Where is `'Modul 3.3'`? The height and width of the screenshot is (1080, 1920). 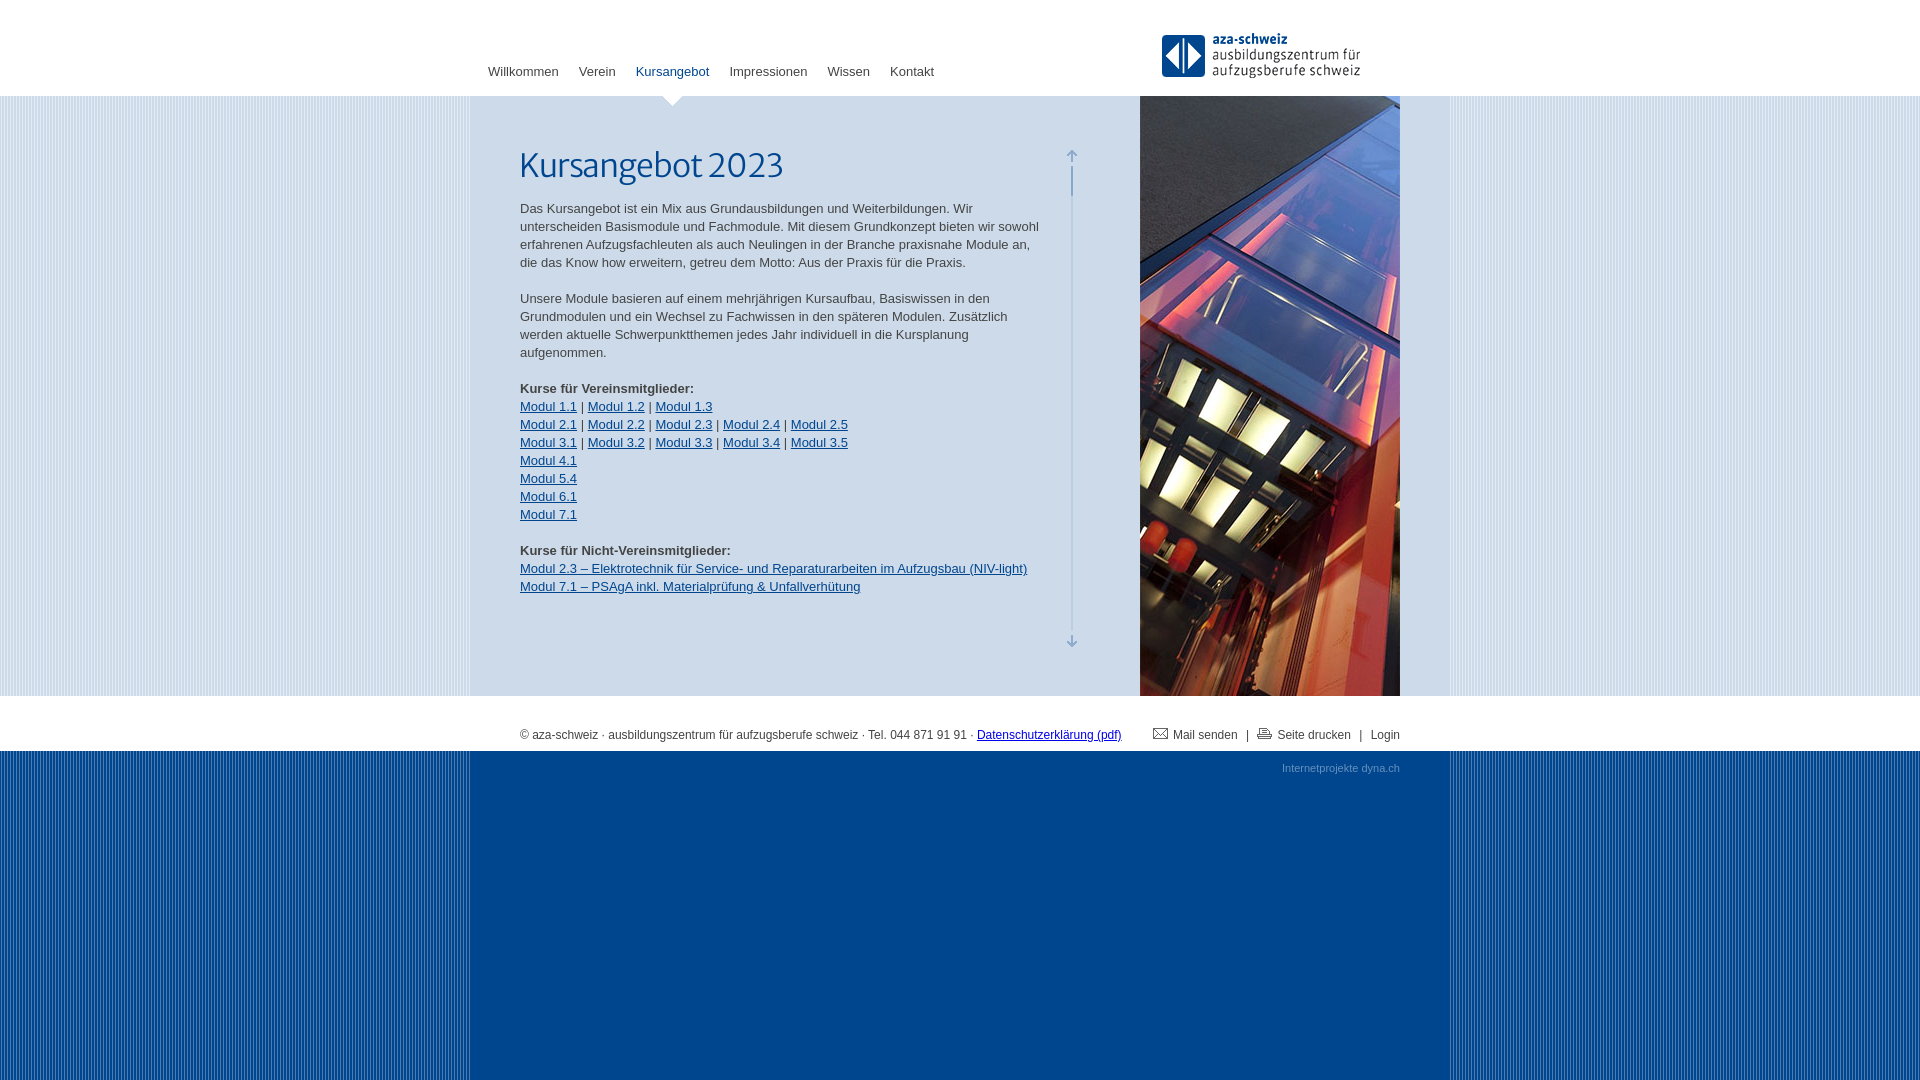 'Modul 3.3' is located at coordinates (683, 441).